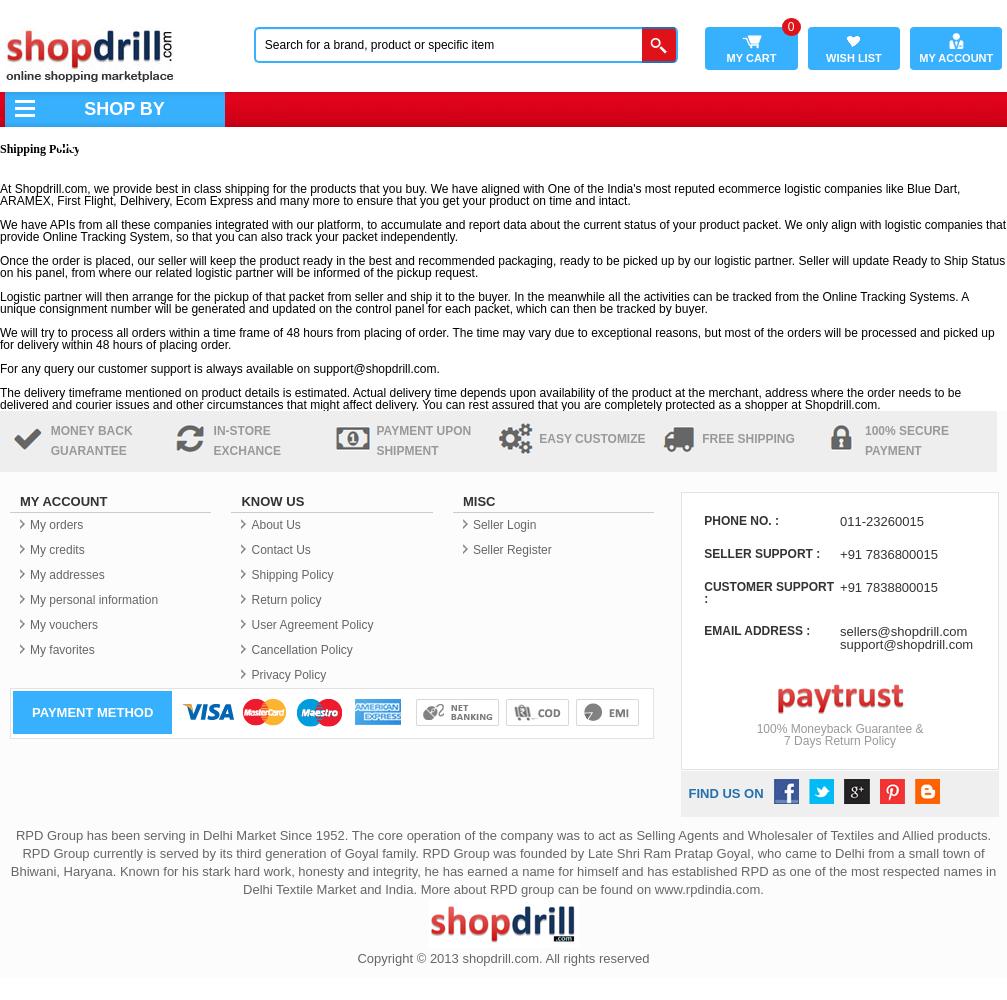 This screenshot has height=1000, width=1007. Describe the element at coordinates (251, 625) in the screenshot. I see `'User Agreement Policy'` at that location.